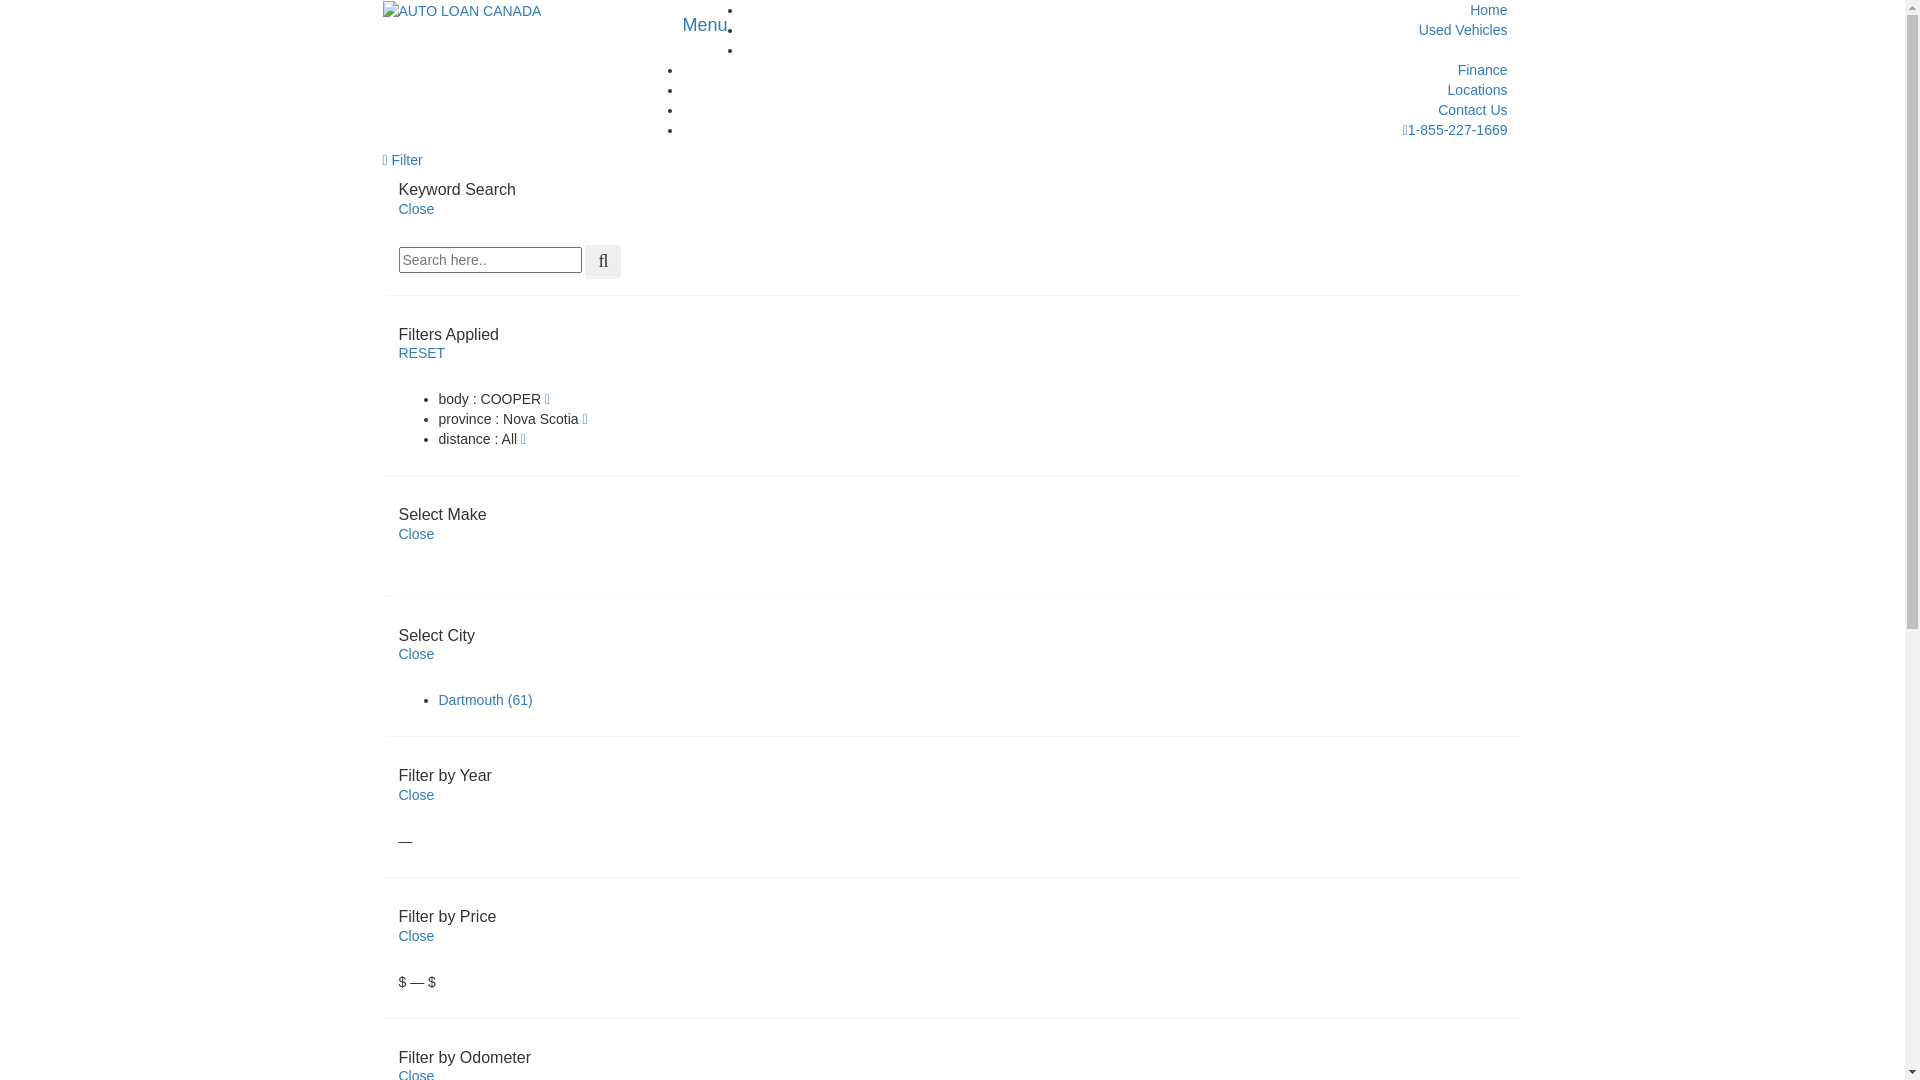 The width and height of the screenshot is (1920, 1080). I want to click on 'Dartmouth (61)', so click(436, 698).